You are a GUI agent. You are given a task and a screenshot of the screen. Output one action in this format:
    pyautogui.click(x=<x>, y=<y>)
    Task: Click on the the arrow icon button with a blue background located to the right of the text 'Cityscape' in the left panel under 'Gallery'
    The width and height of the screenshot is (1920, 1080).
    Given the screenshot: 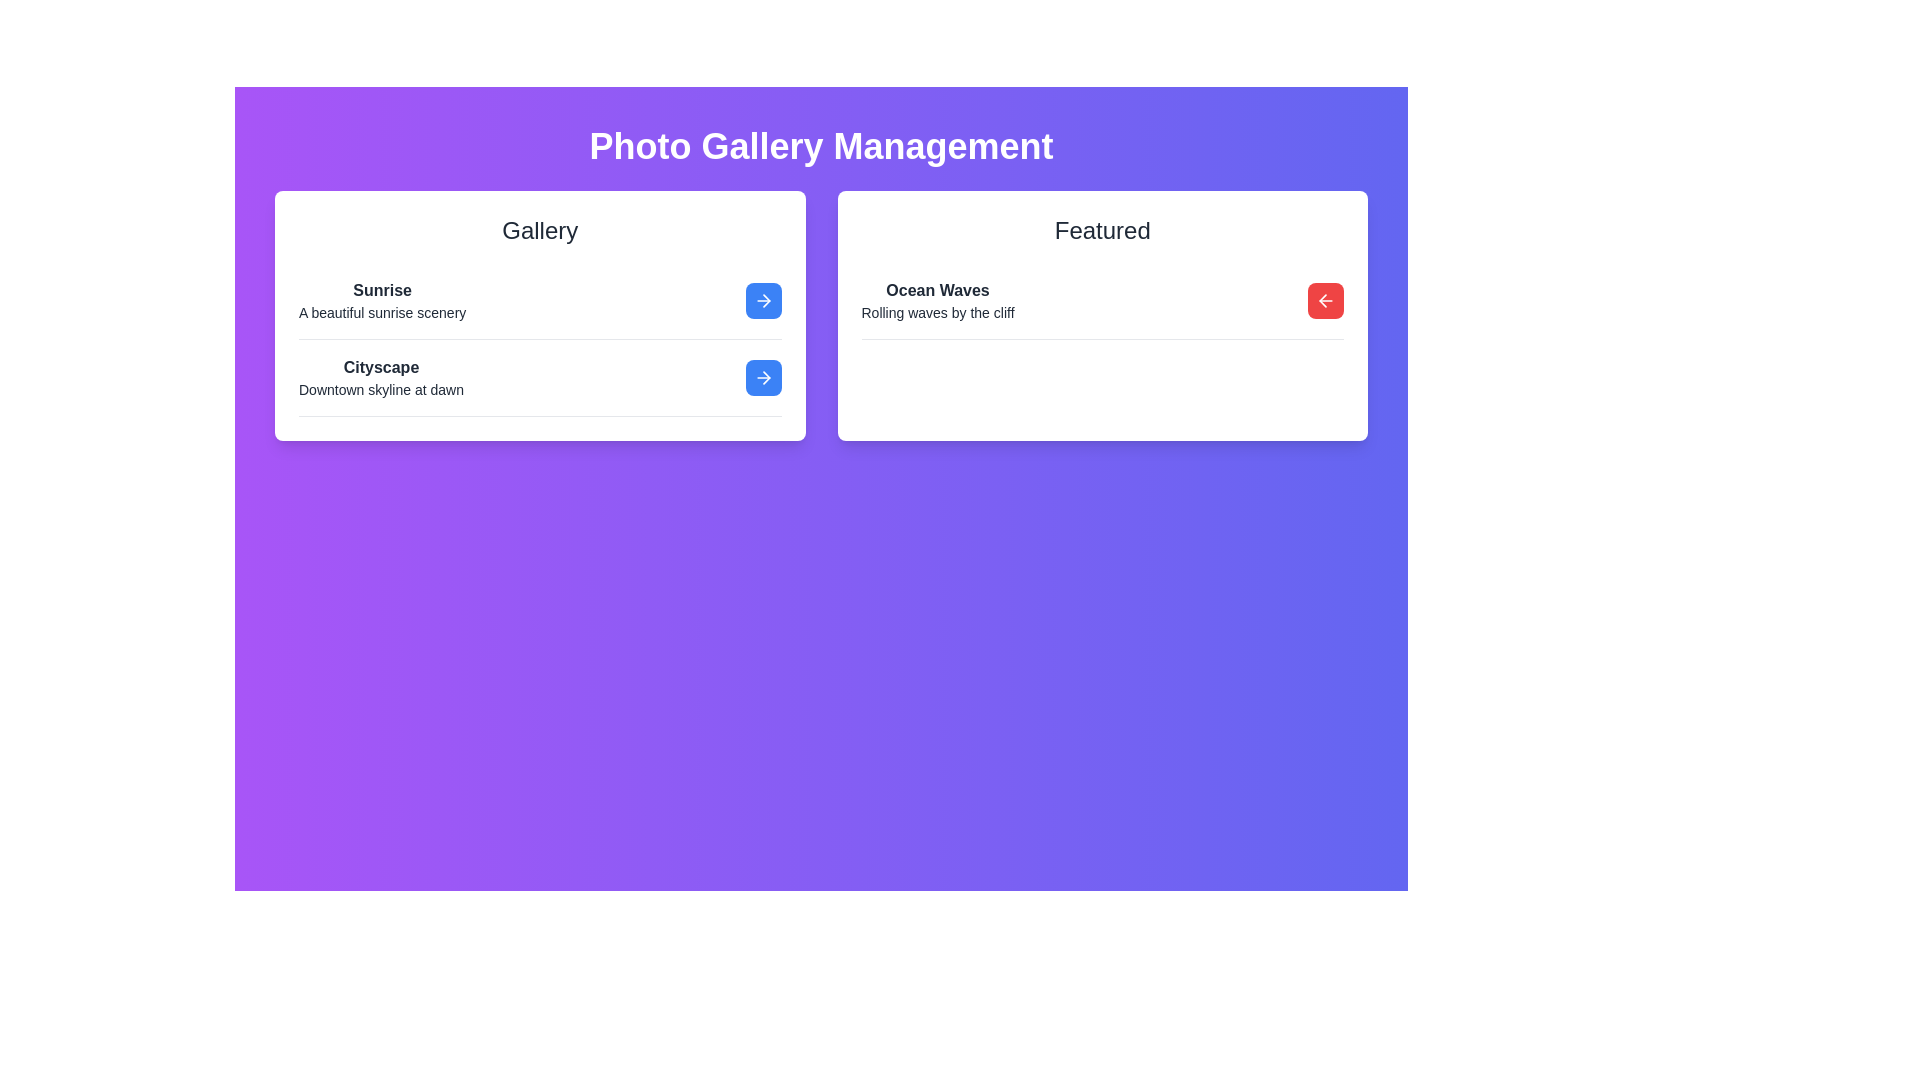 What is the action you would take?
    pyautogui.click(x=762, y=300)
    